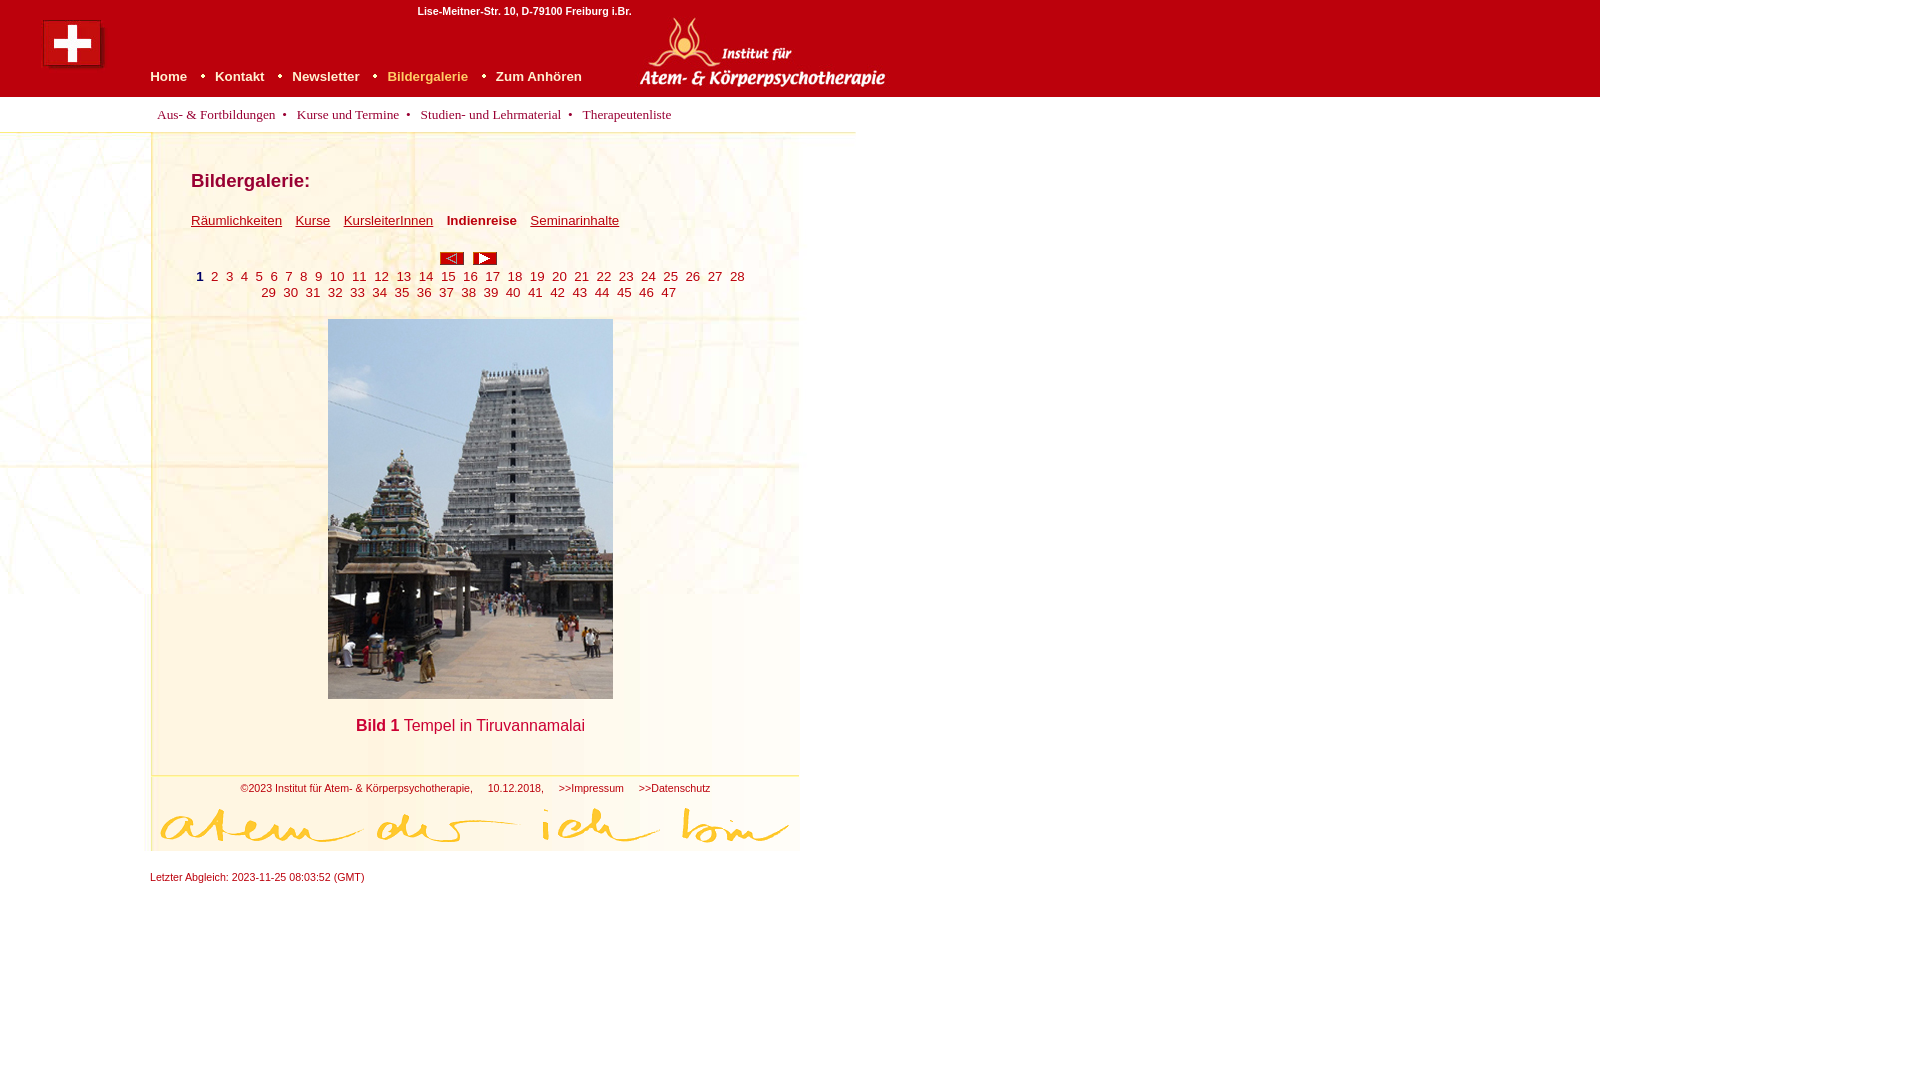 This screenshot has height=1080, width=1920. Describe the element at coordinates (467, 292) in the screenshot. I see `'38'` at that location.